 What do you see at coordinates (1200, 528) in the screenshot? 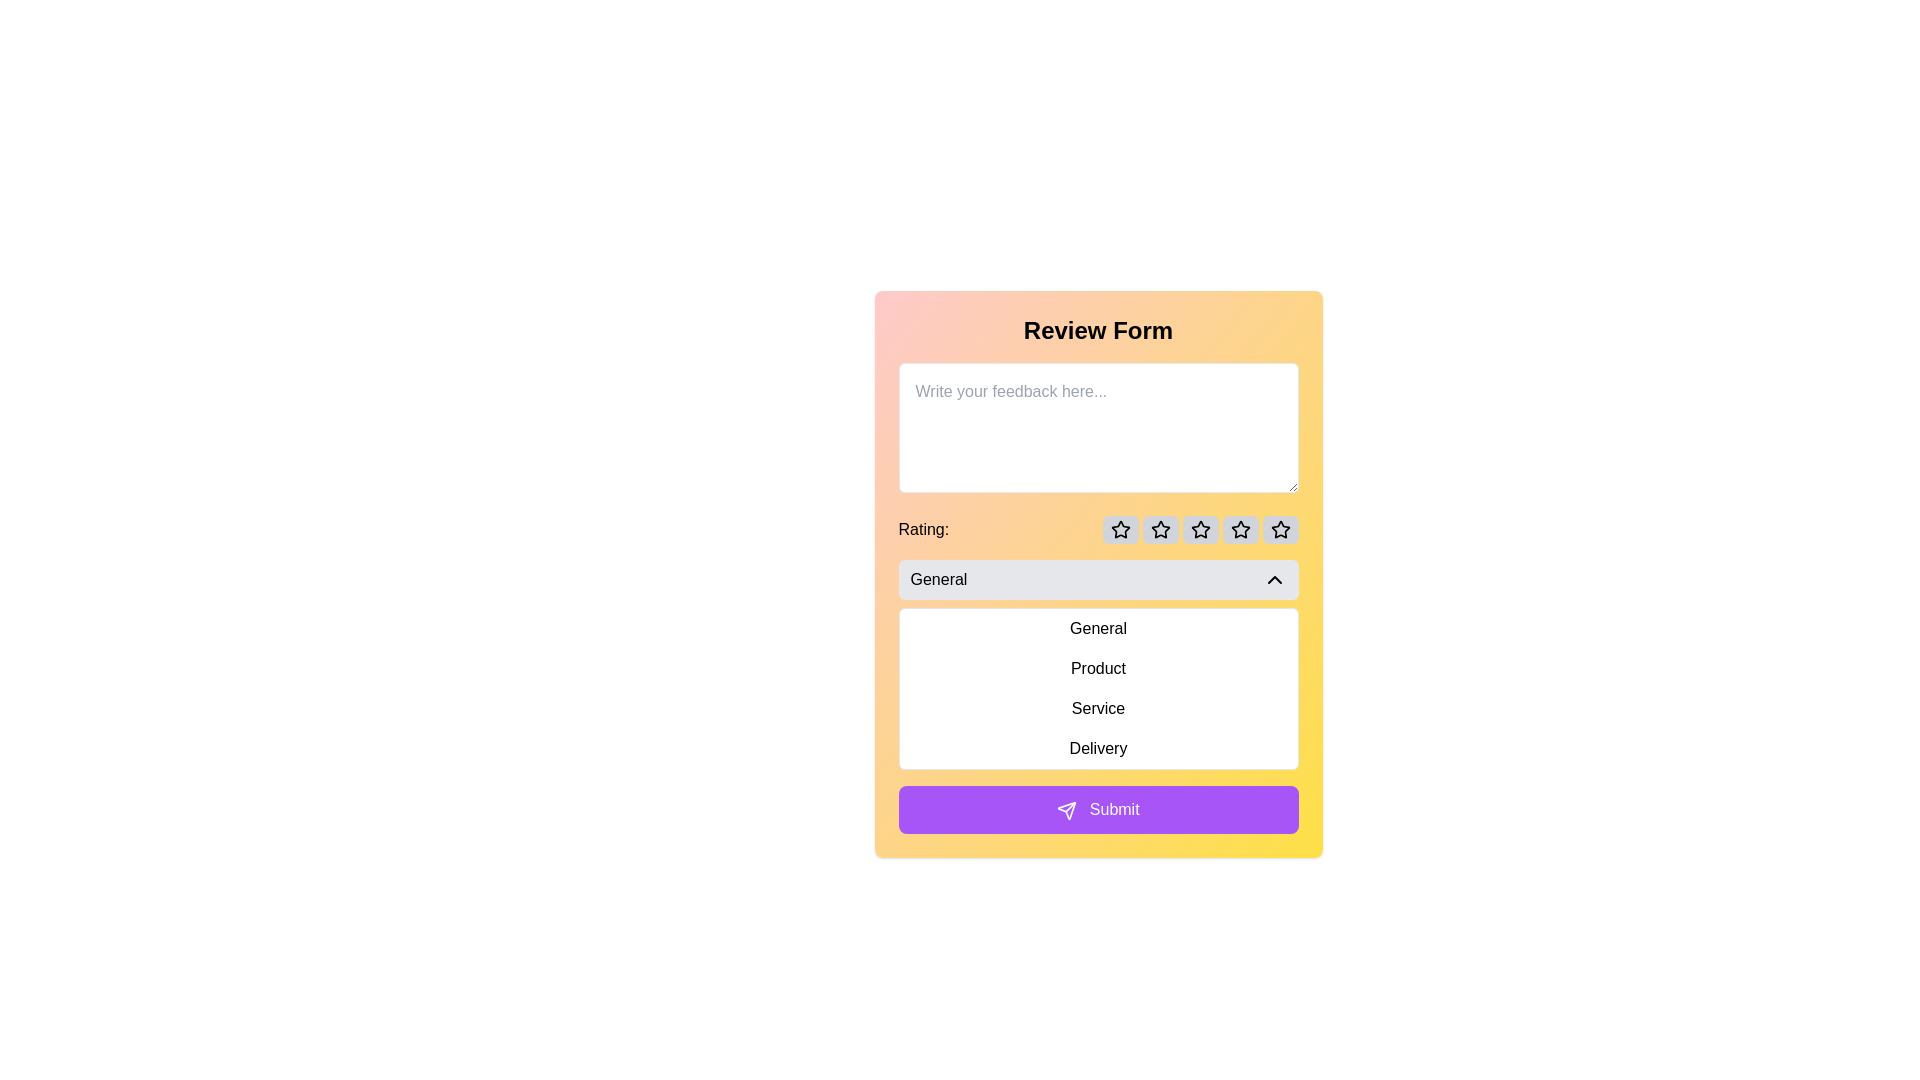
I see `the interactive star-shaped icon with a black outline and gray background, located below the 'Rating:' label` at bounding box center [1200, 528].